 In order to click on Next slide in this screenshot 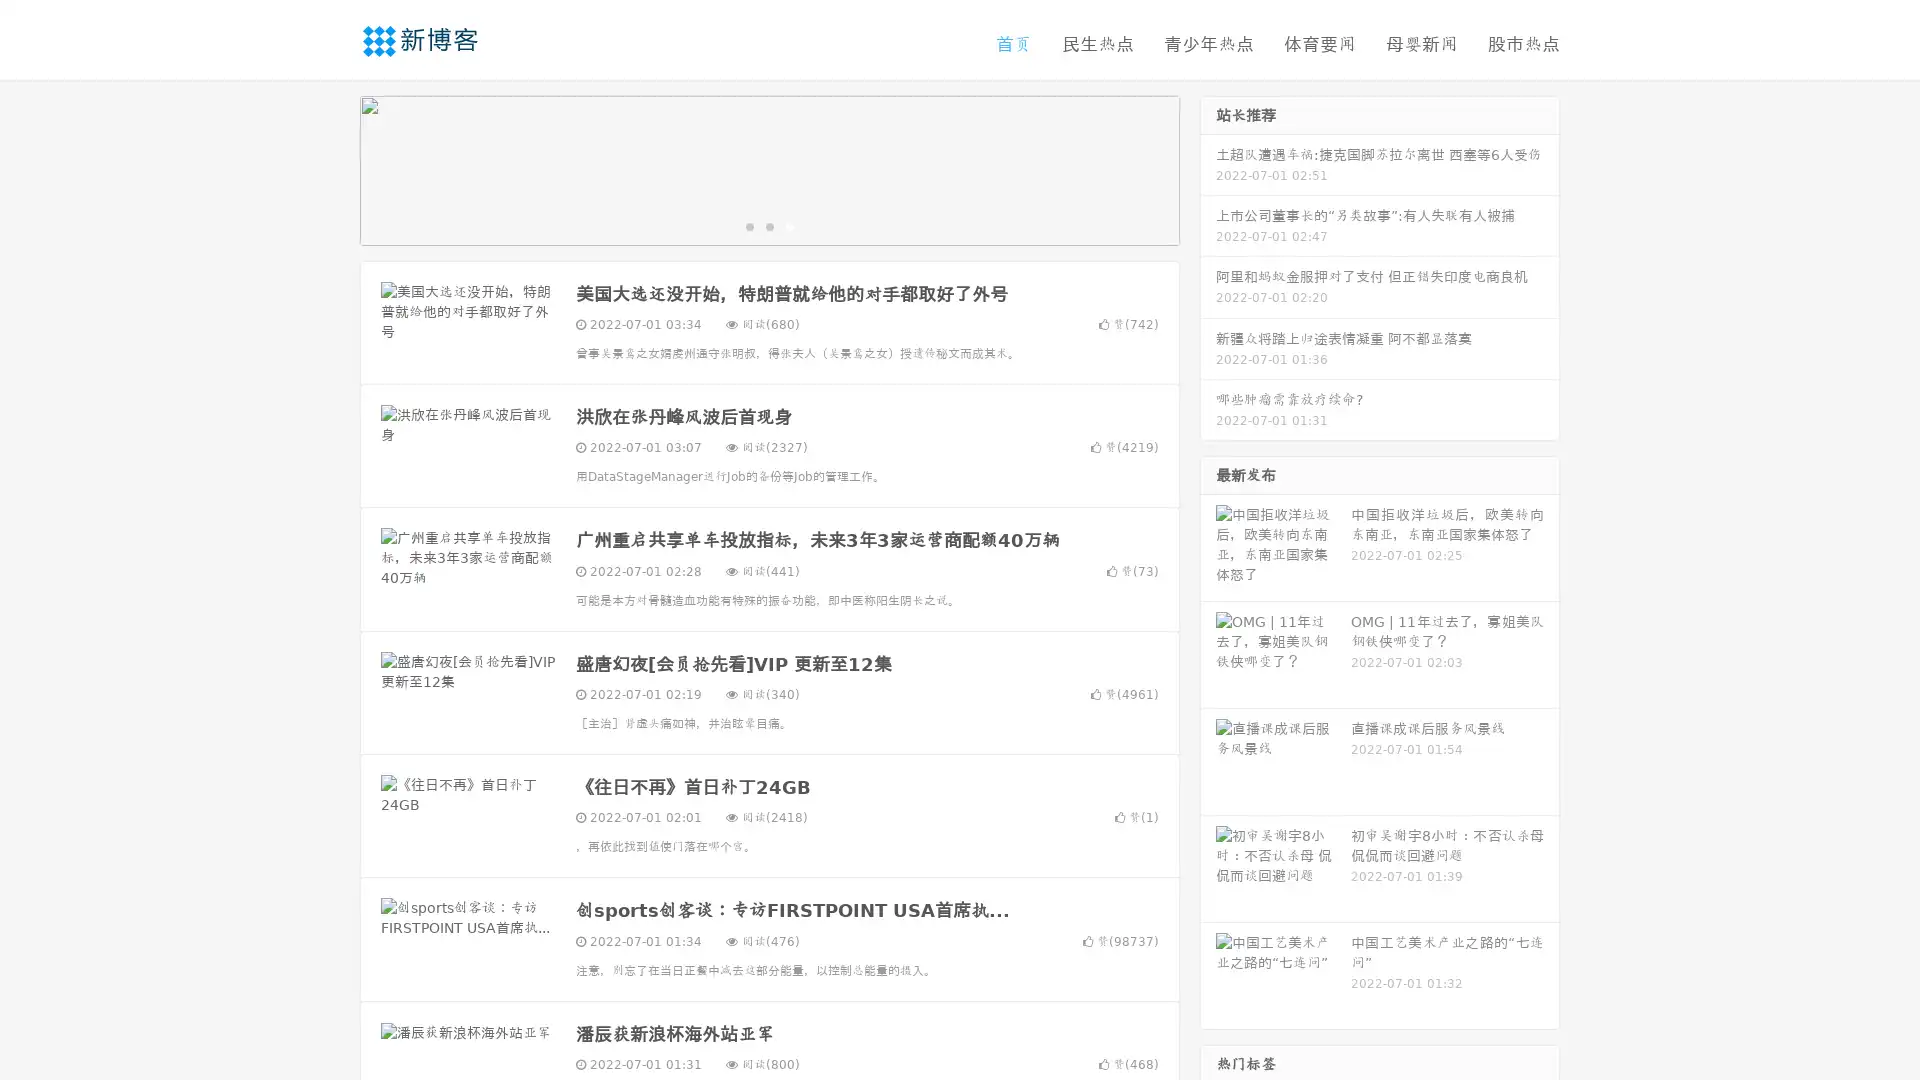, I will do `click(1208, 168)`.